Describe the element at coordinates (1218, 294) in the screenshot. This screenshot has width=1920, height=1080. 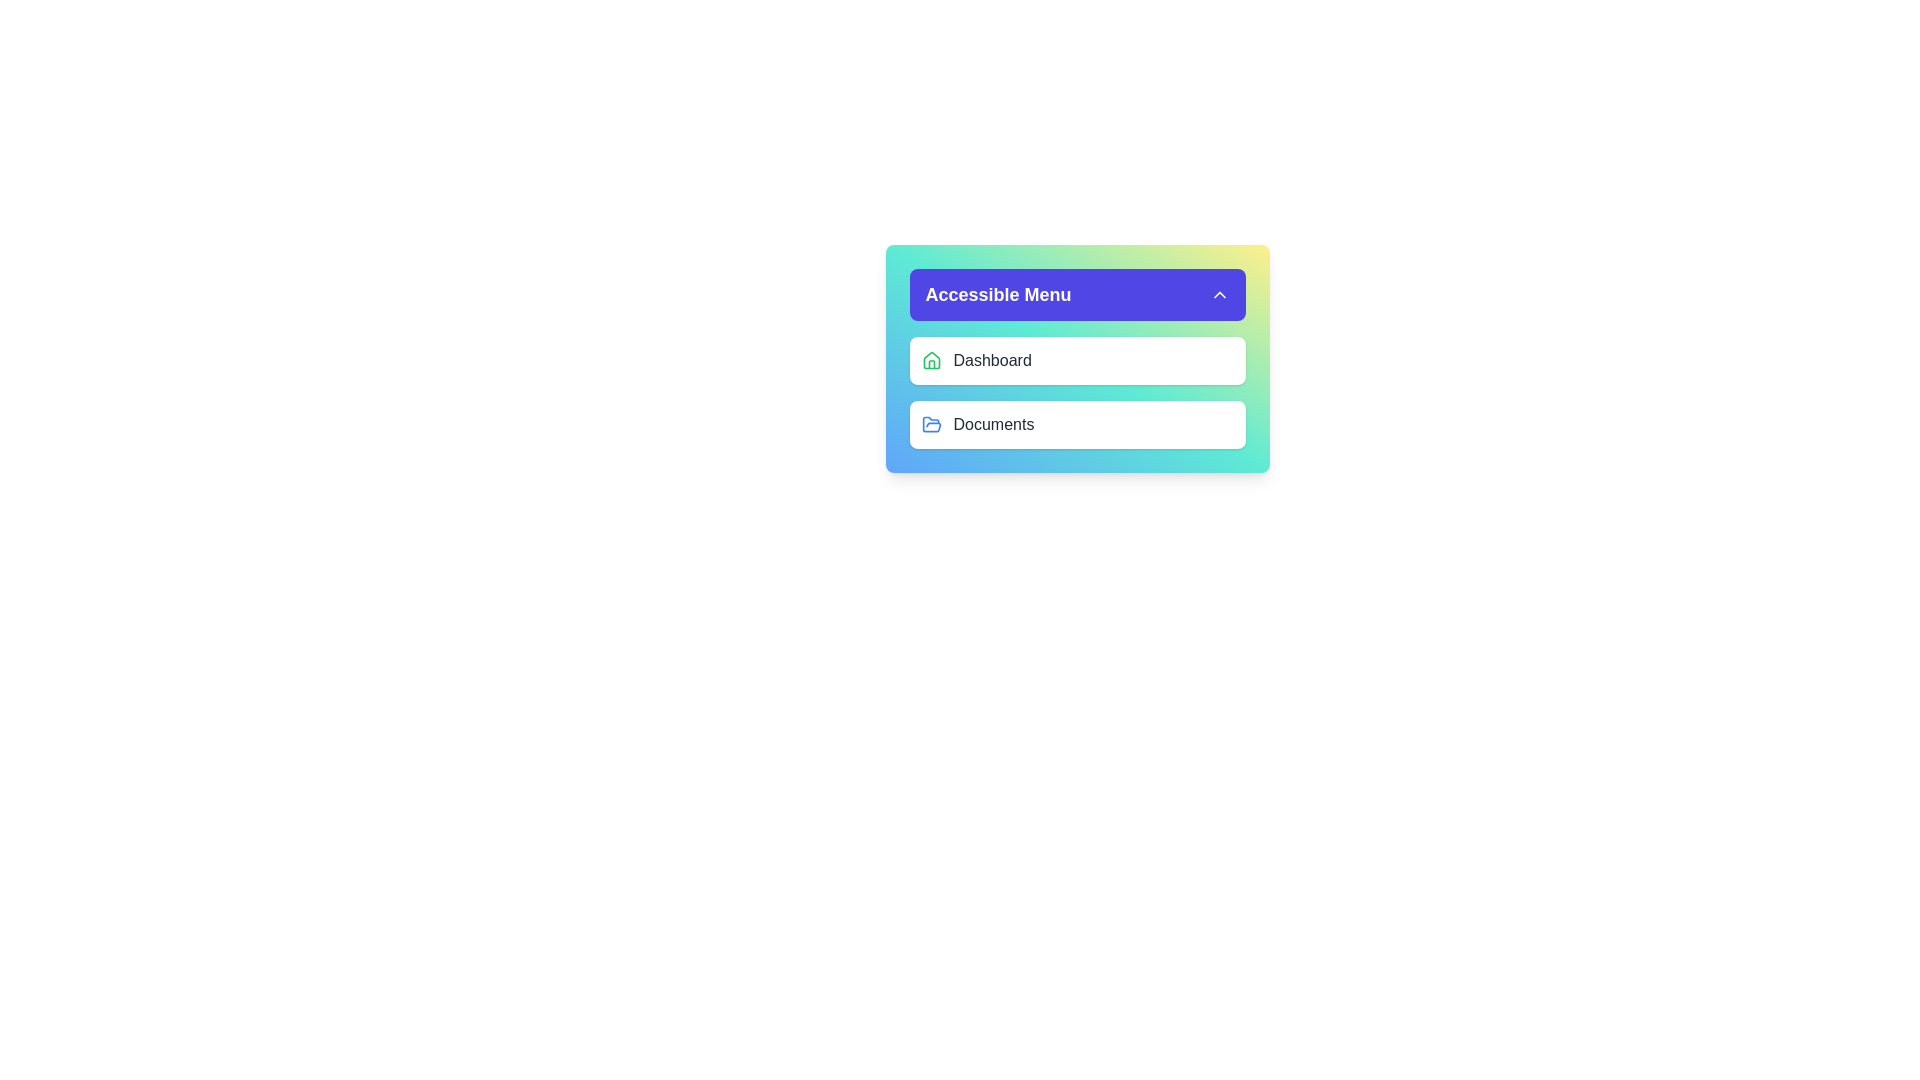
I see `the toggle Icon button located at the far-right of the header area with a blue background, which is associated with the 'Accessible Menu' header` at that location.